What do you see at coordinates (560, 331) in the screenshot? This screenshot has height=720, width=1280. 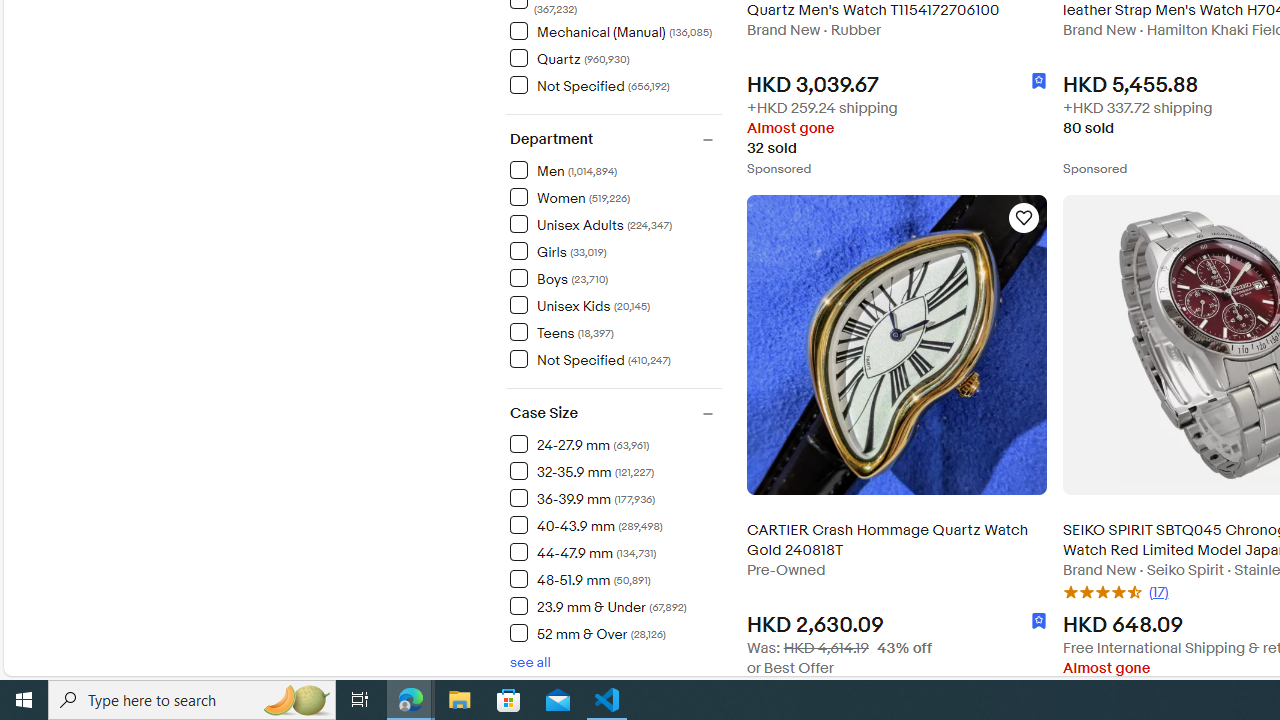 I see `'Teens (18,397) Items'` at bounding box center [560, 331].